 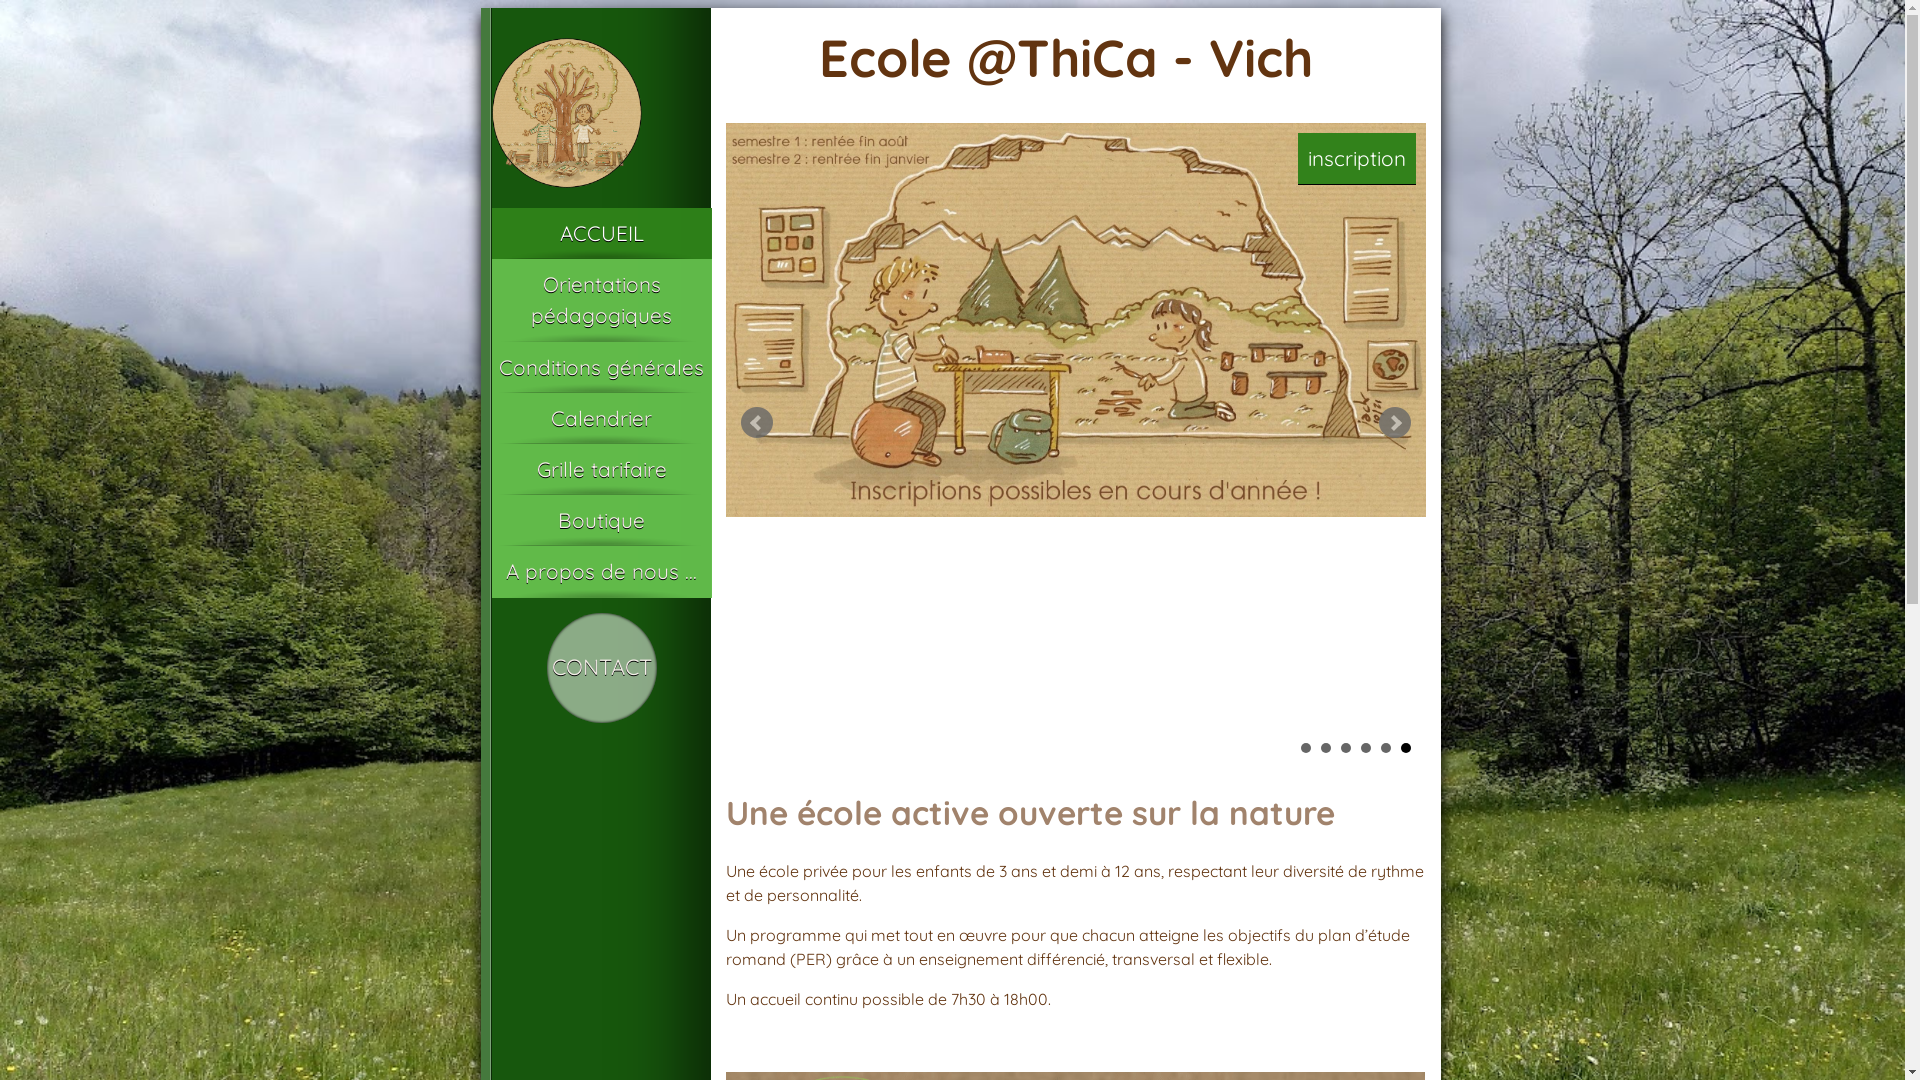 What do you see at coordinates (1324, 748) in the screenshot?
I see `'2'` at bounding box center [1324, 748].